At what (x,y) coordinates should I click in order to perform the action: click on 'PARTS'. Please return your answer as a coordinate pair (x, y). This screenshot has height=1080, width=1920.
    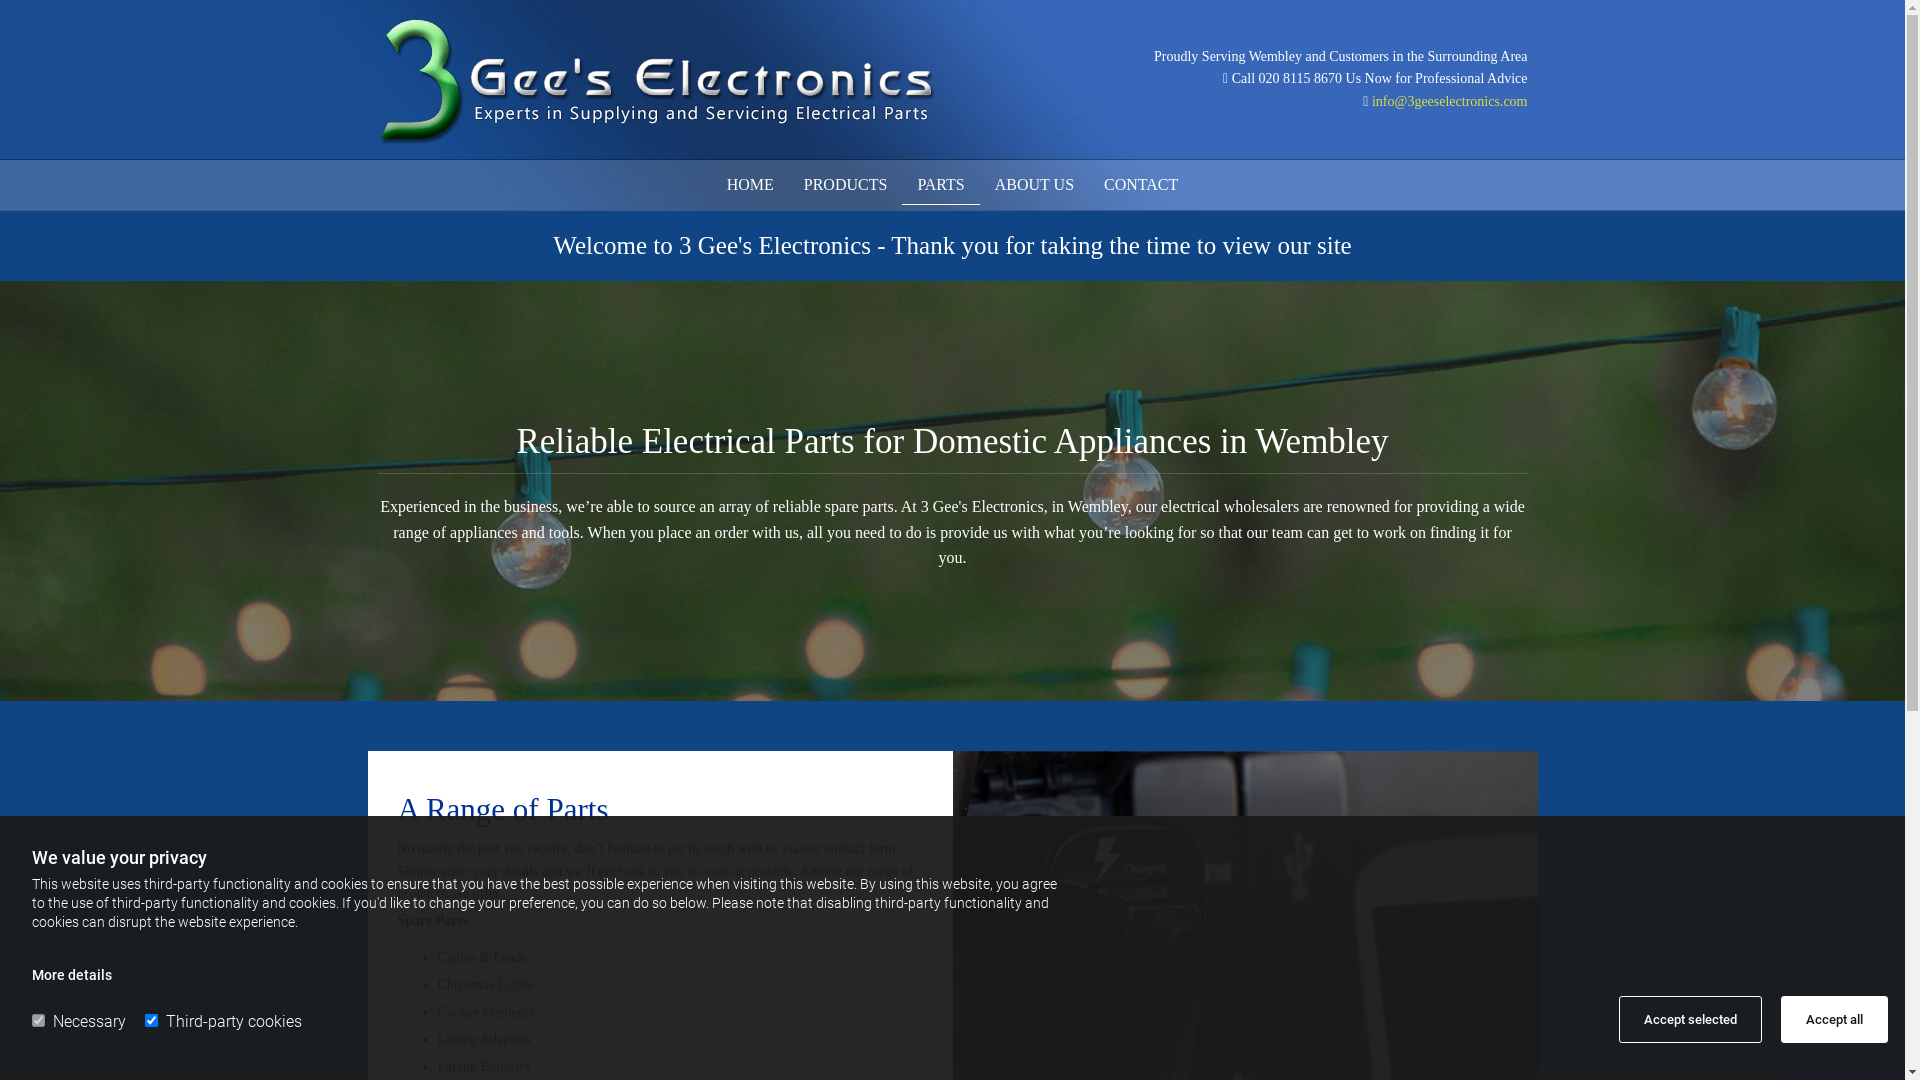
    Looking at the image, I should click on (939, 185).